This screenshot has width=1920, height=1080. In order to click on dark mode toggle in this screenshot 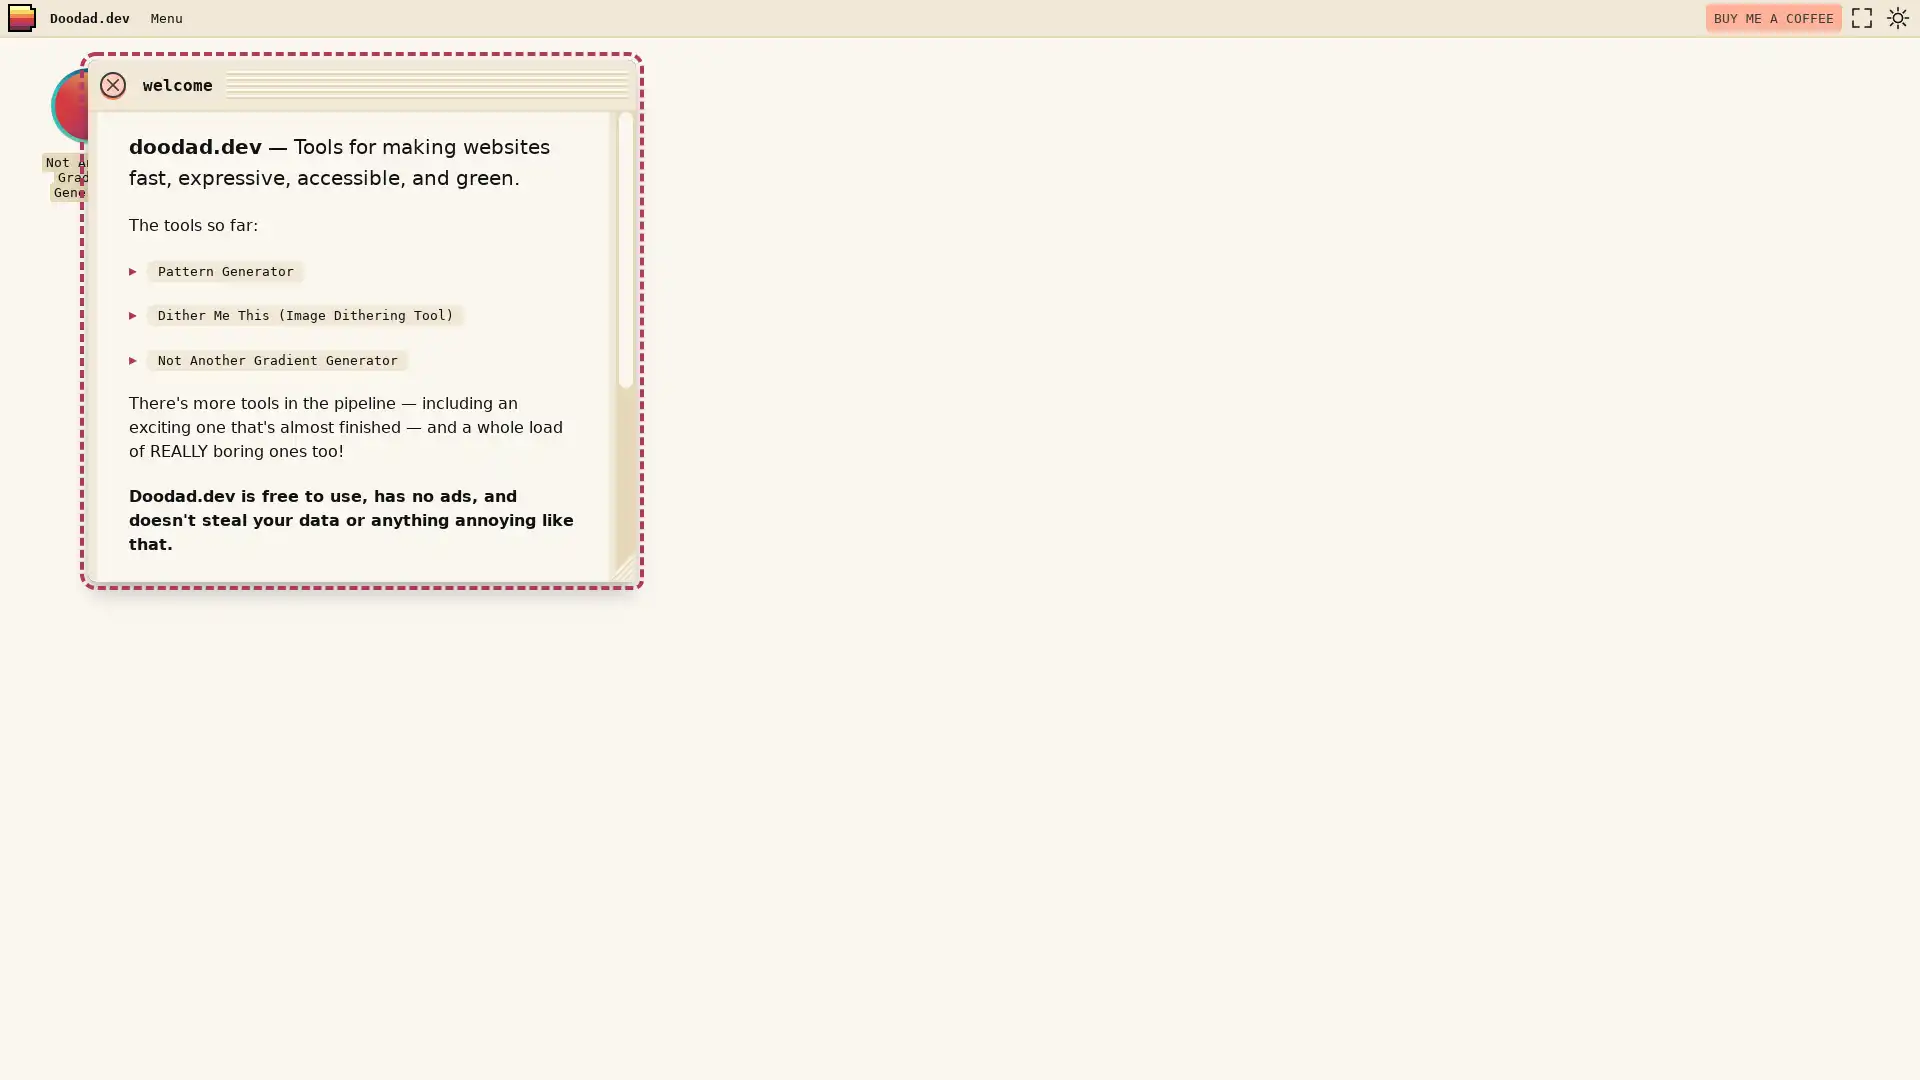, I will do `click(1896, 18)`.